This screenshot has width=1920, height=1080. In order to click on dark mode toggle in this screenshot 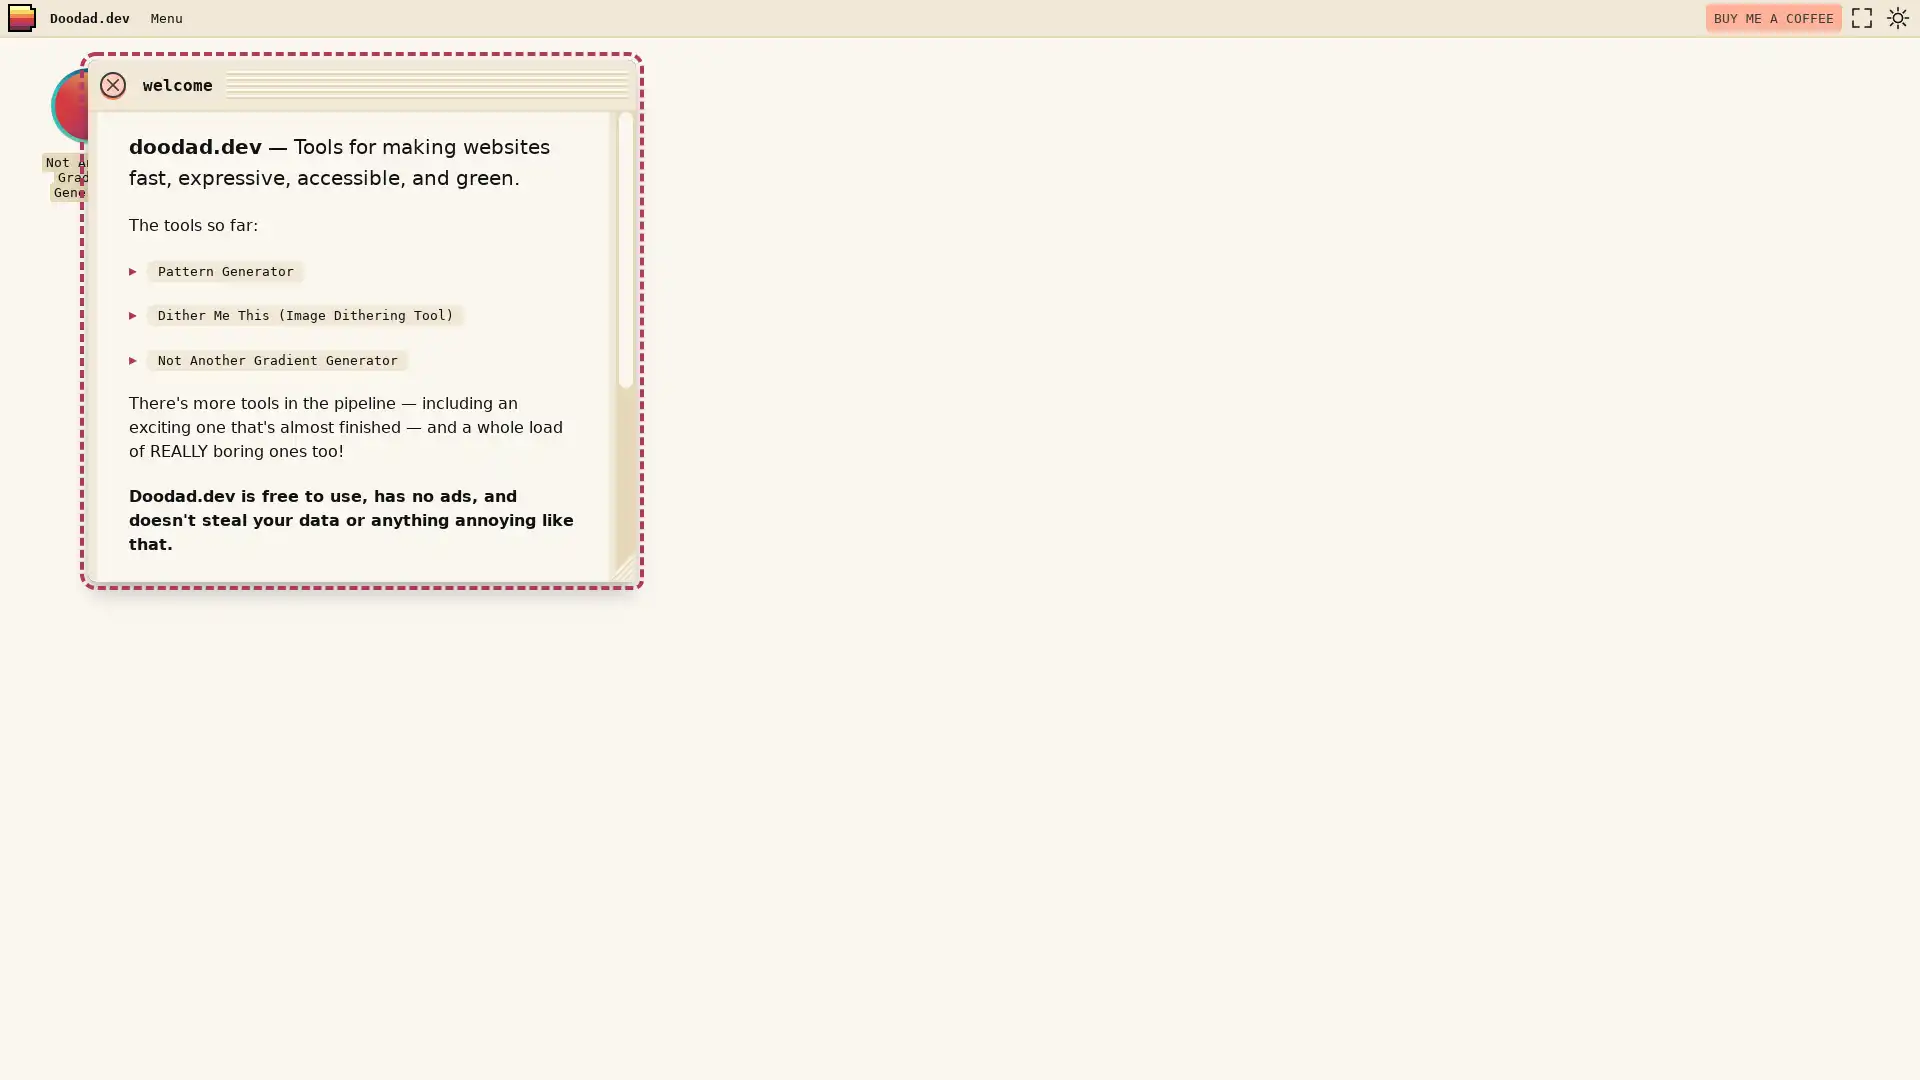, I will do `click(1896, 18)`.